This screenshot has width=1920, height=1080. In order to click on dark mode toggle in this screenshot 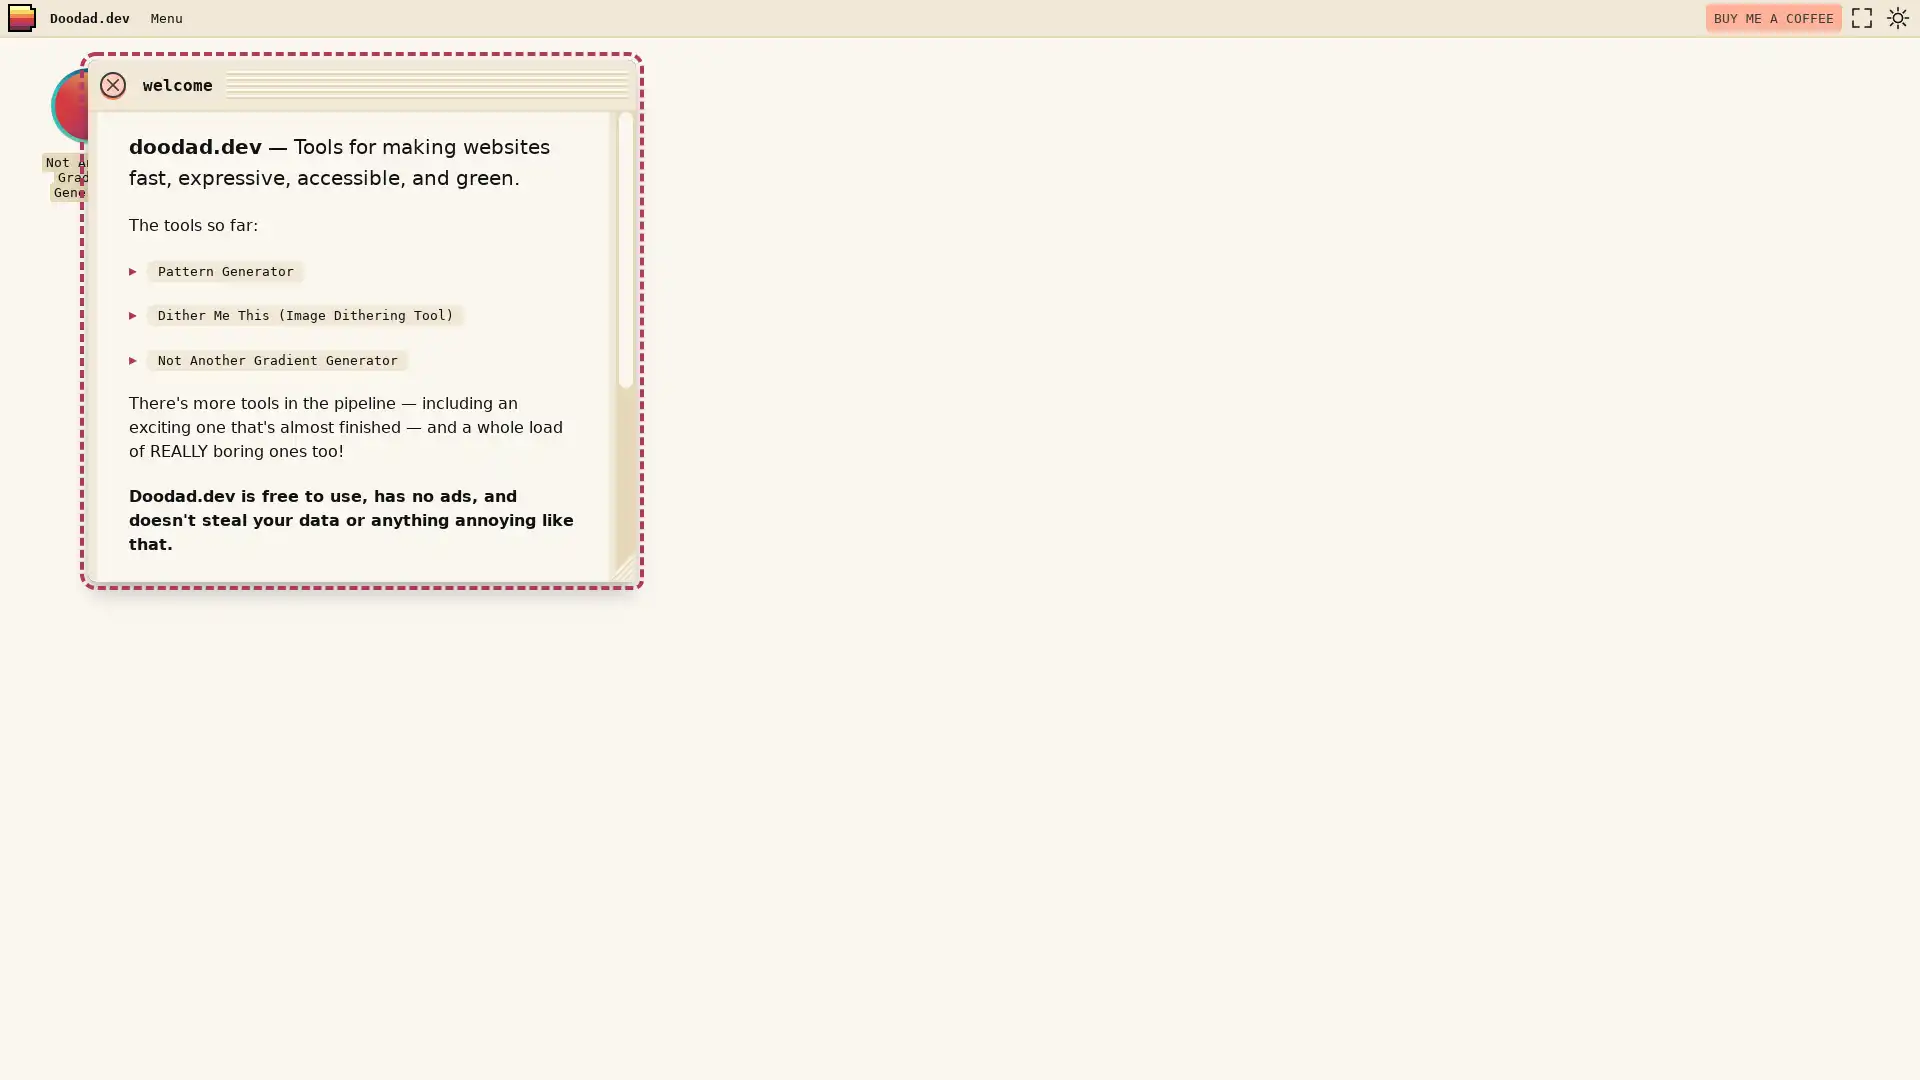, I will do `click(1896, 18)`.